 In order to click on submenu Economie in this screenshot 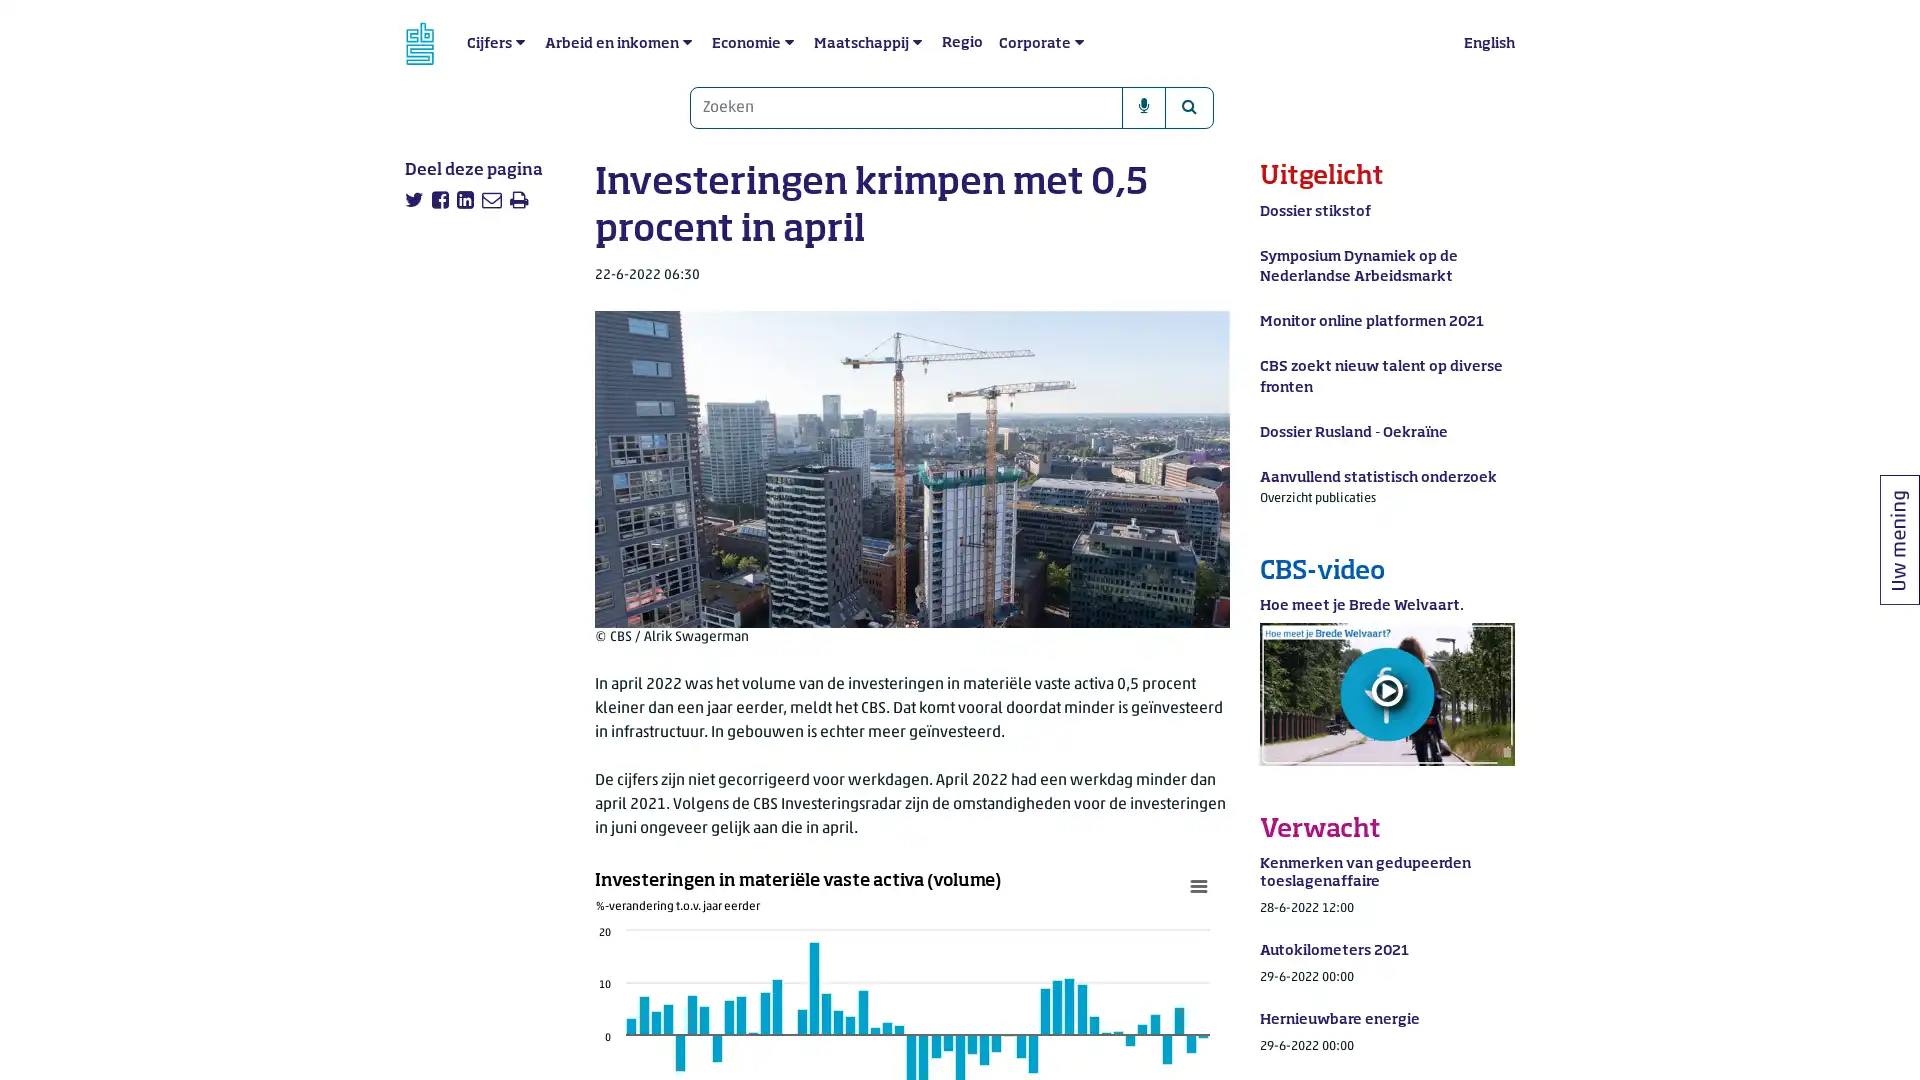, I will do `click(788, 42)`.